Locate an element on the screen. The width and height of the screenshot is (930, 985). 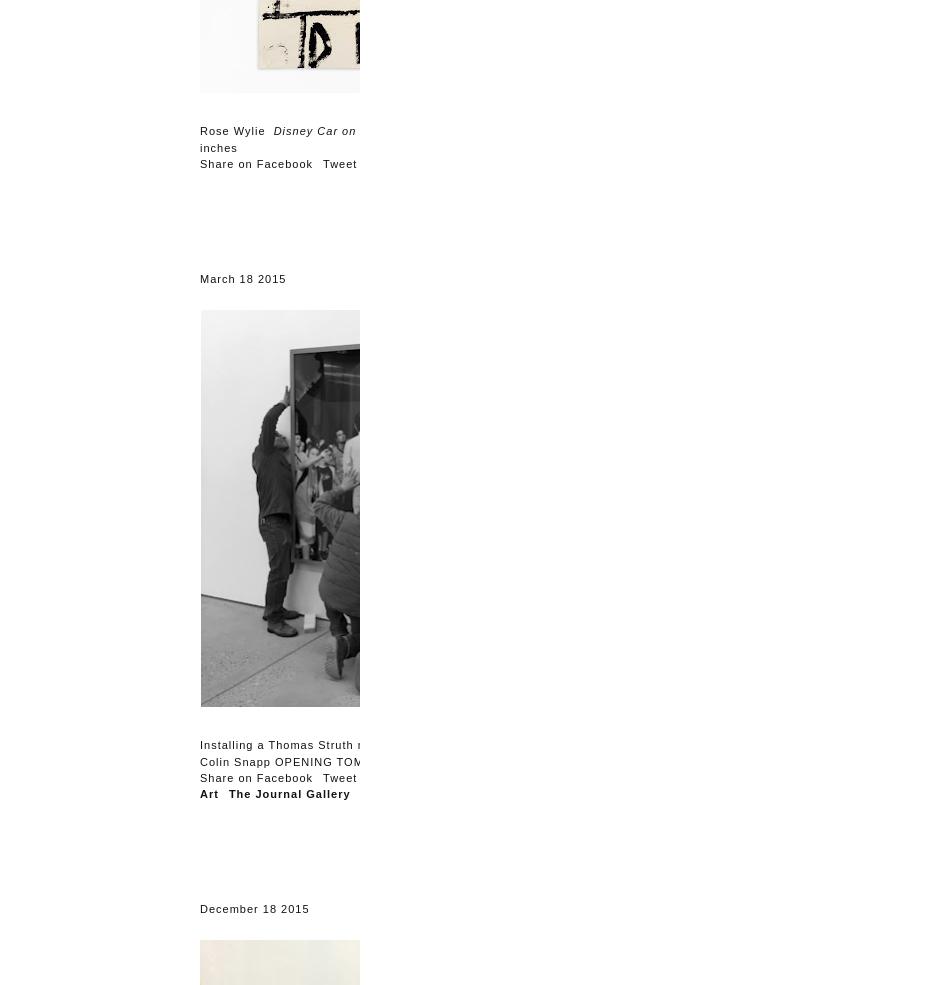
'December 18 2015' is located at coordinates (254, 907).